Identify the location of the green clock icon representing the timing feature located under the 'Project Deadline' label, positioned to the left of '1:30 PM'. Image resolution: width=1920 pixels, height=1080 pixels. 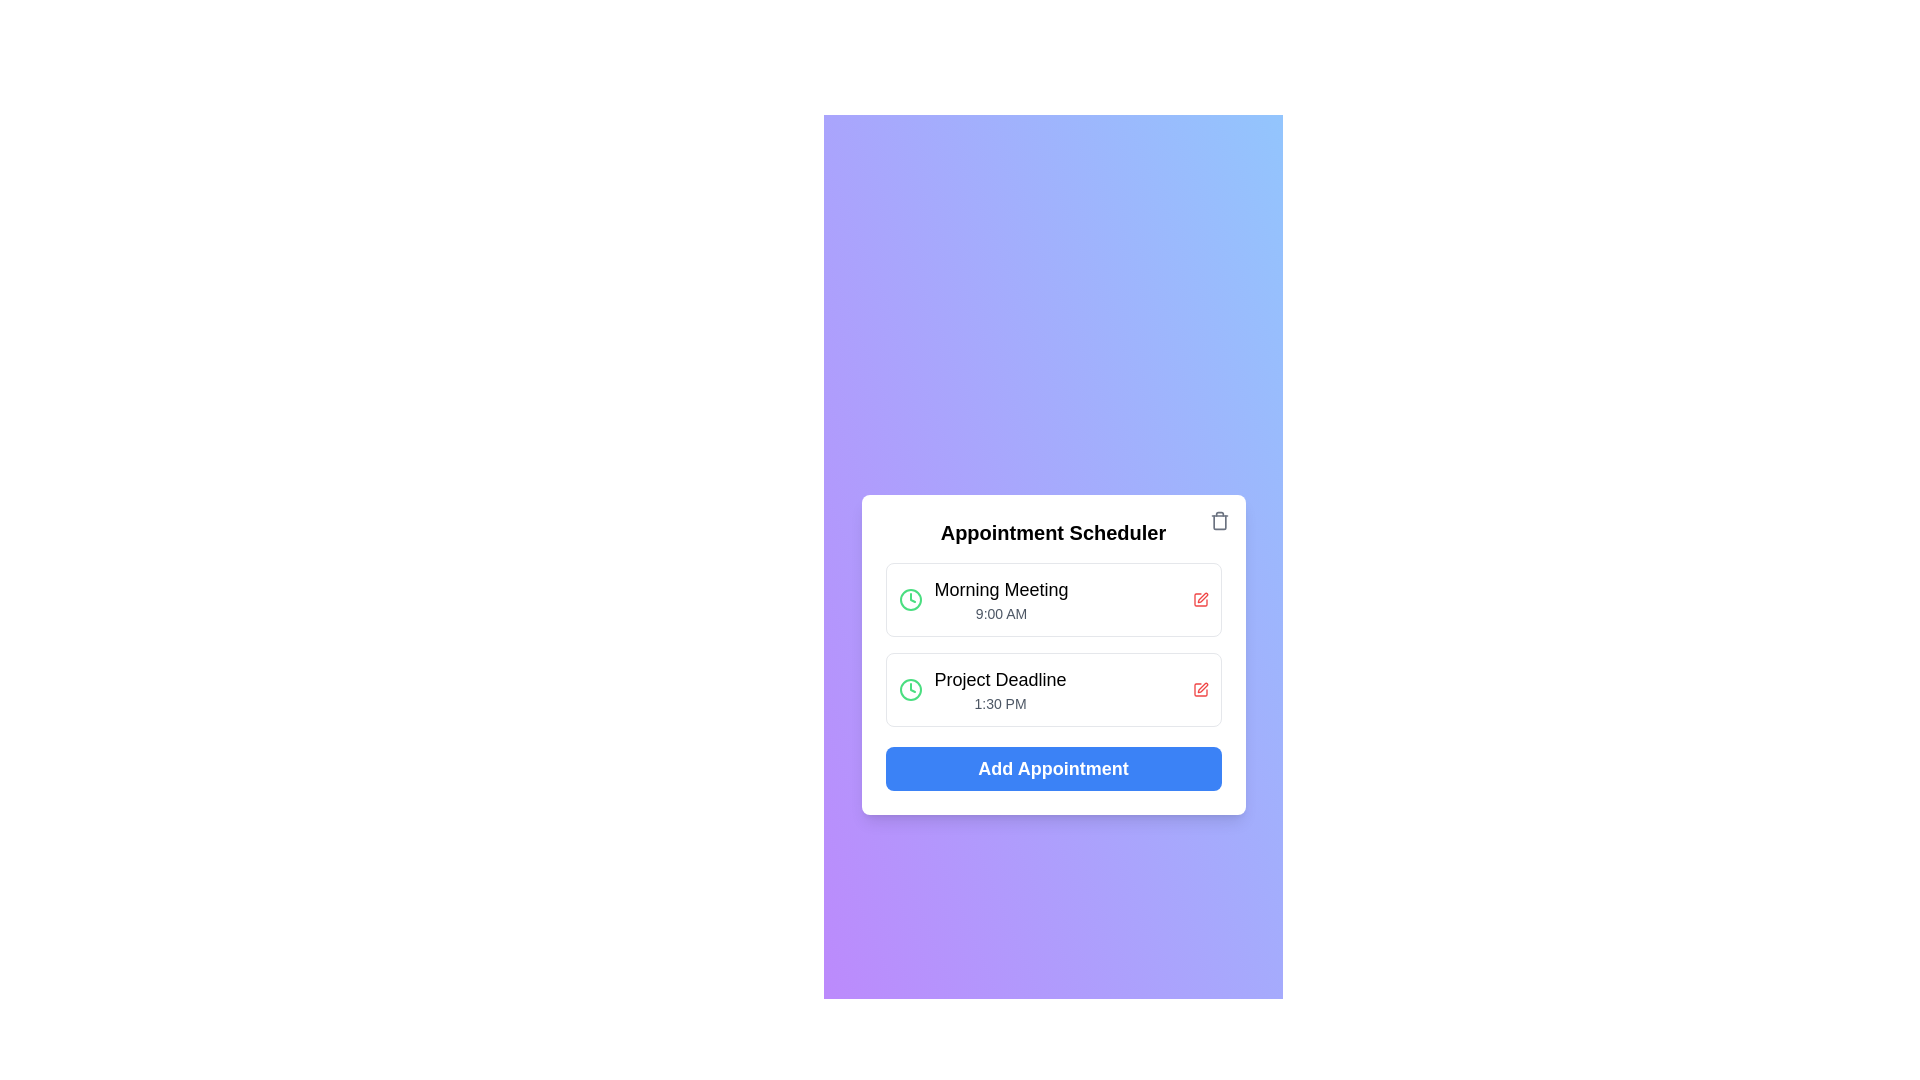
(909, 689).